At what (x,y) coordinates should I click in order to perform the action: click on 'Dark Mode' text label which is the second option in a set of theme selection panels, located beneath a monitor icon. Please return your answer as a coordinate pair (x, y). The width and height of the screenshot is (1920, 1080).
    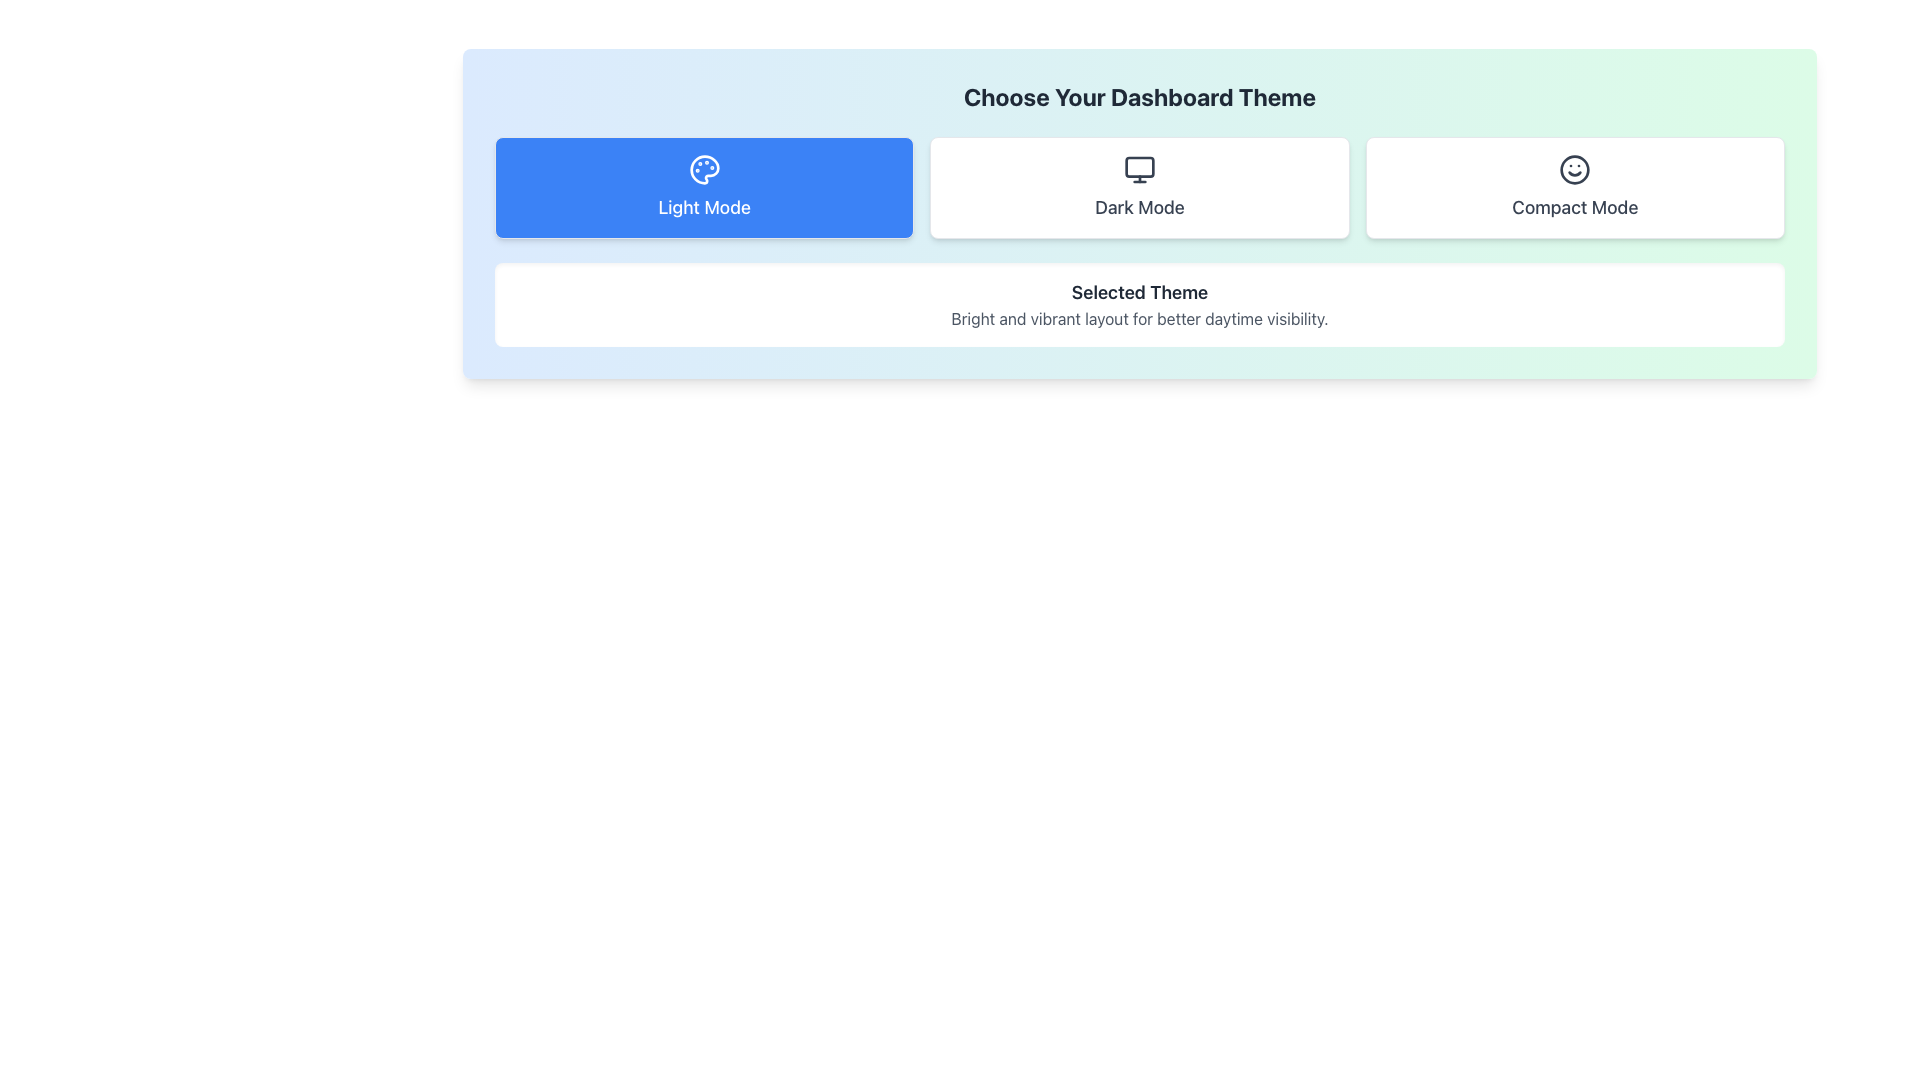
    Looking at the image, I should click on (1139, 208).